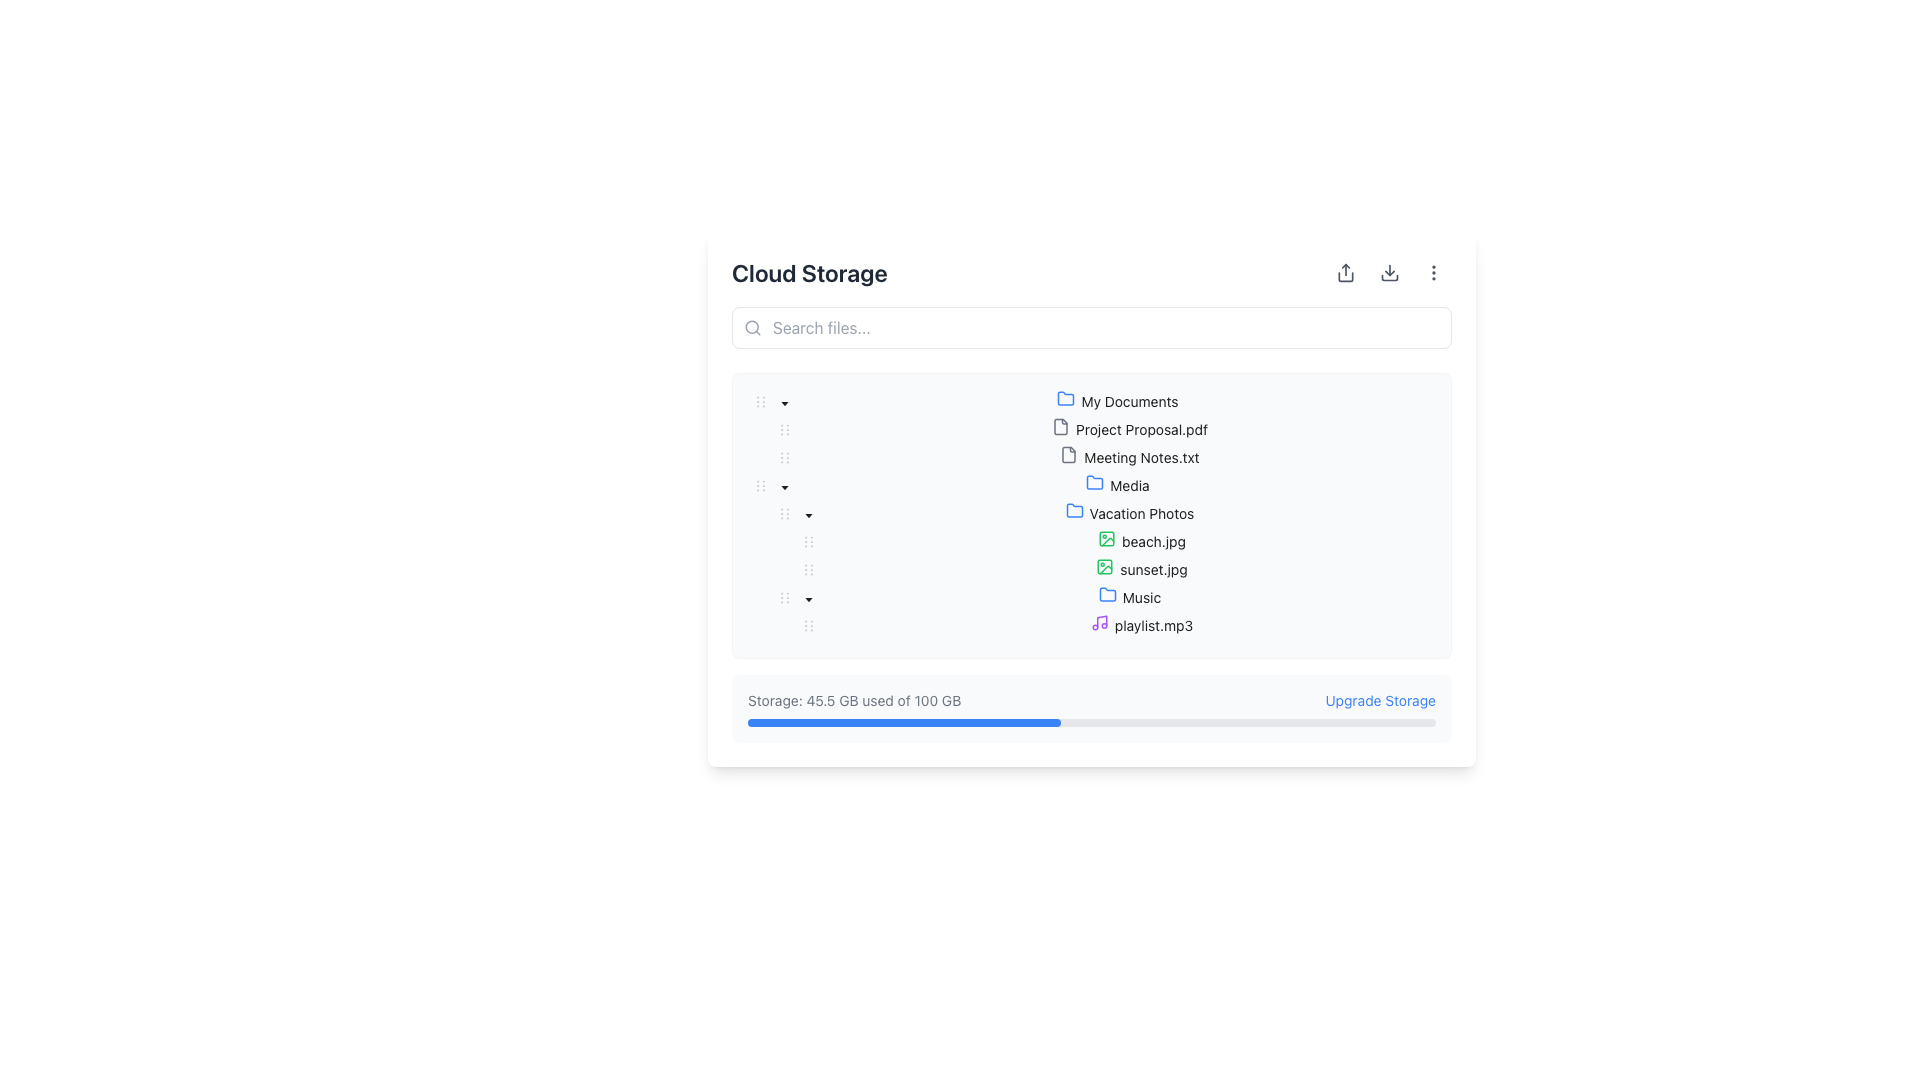 This screenshot has width=1920, height=1080. I want to click on the Tree indentation marker located before the expandable folder labeled 'Vacation Photos' in the file system sidebar, so click(760, 512).